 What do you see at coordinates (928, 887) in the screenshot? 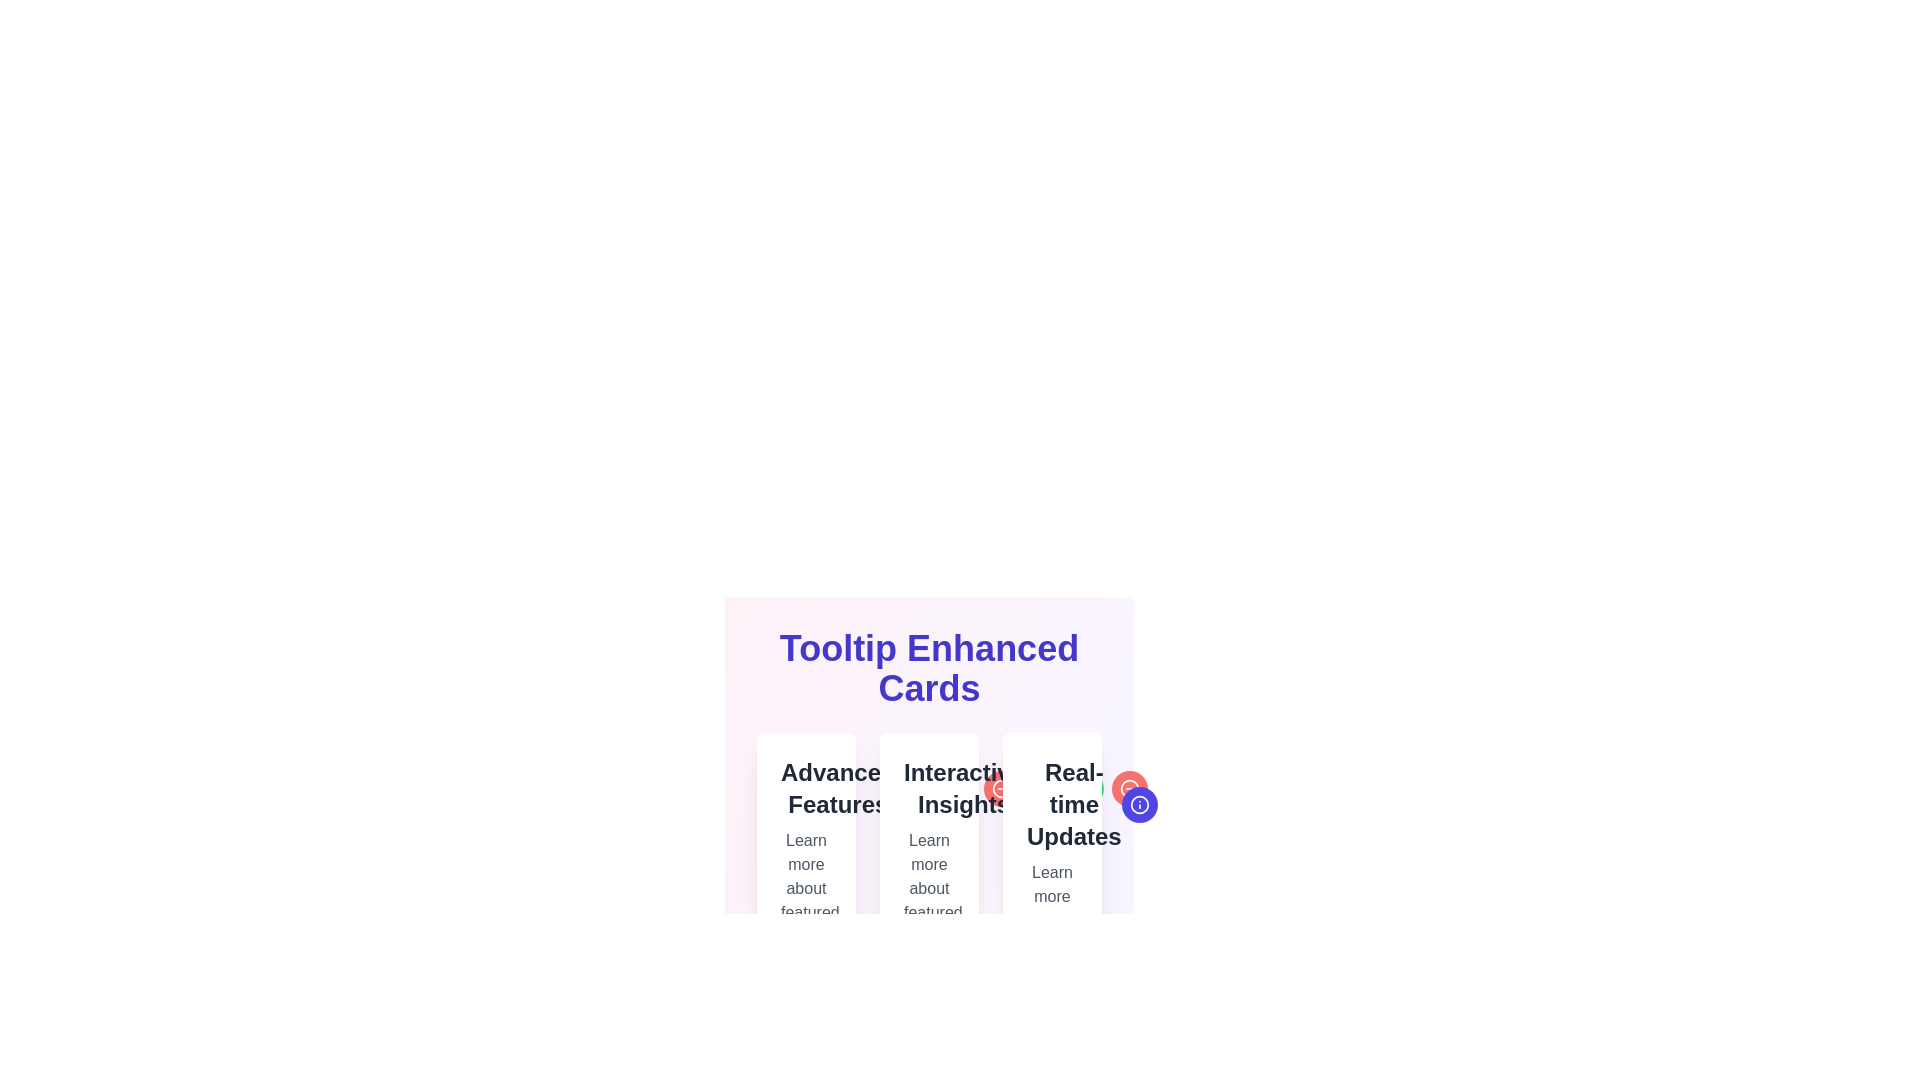
I see `the Text block providing supplementary information related to 'Interactive Insights', which is located below the 'Interactive Insights' title in the middle card of the three displayed cards` at bounding box center [928, 887].